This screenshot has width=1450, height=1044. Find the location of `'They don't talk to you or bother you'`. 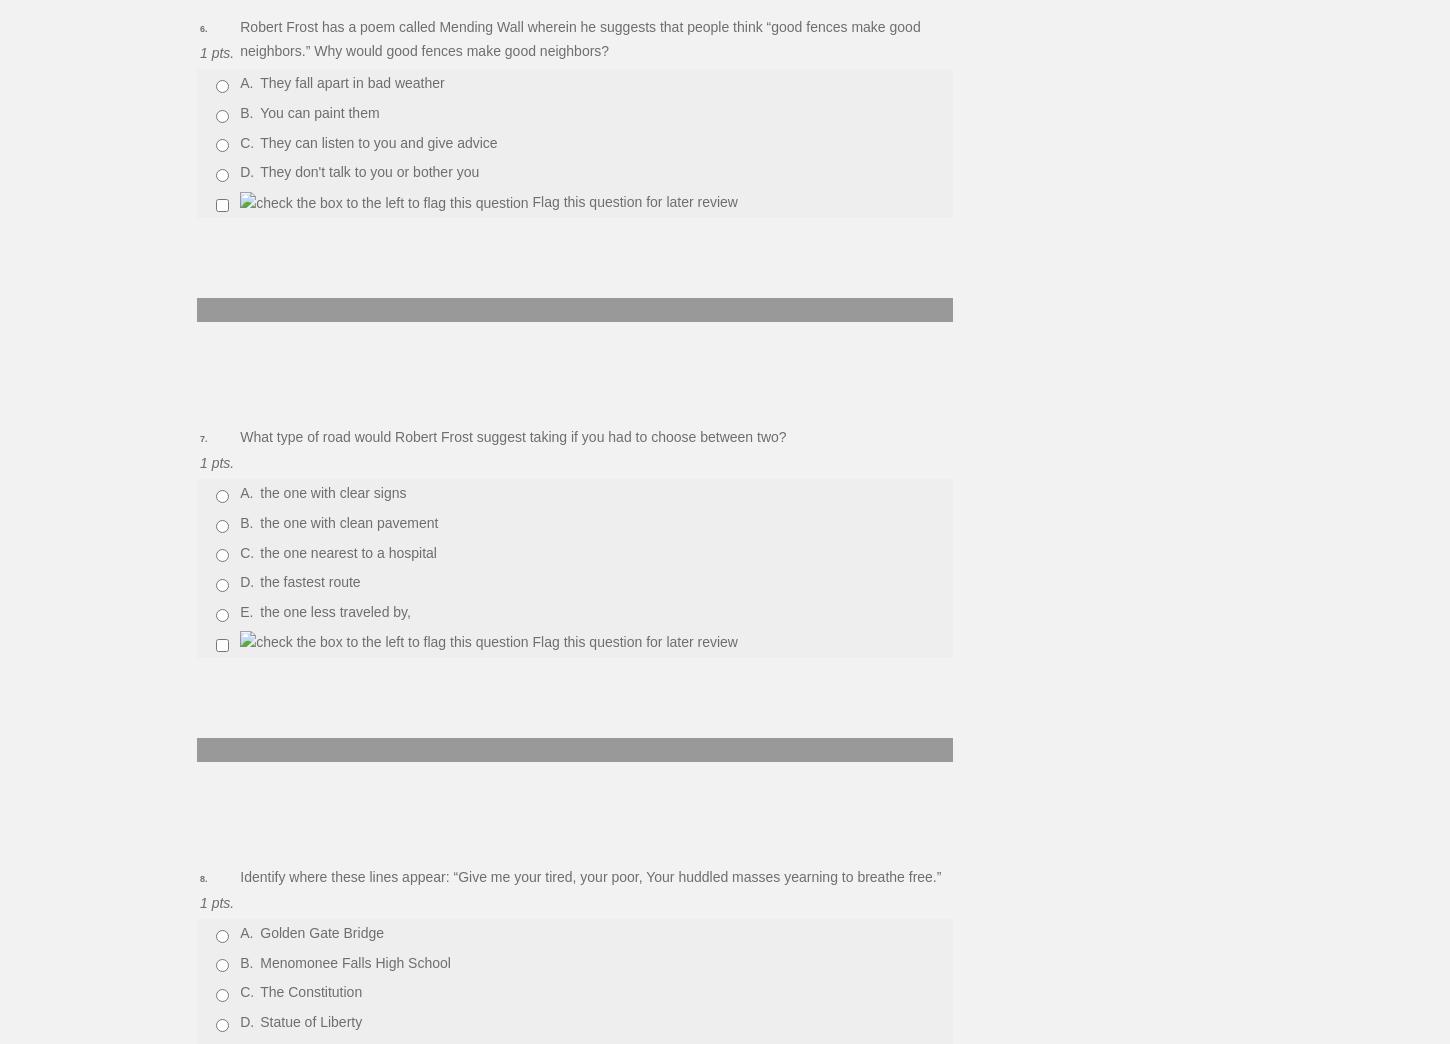

'They don't talk to you or bother you' is located at coordinates (368, 171).